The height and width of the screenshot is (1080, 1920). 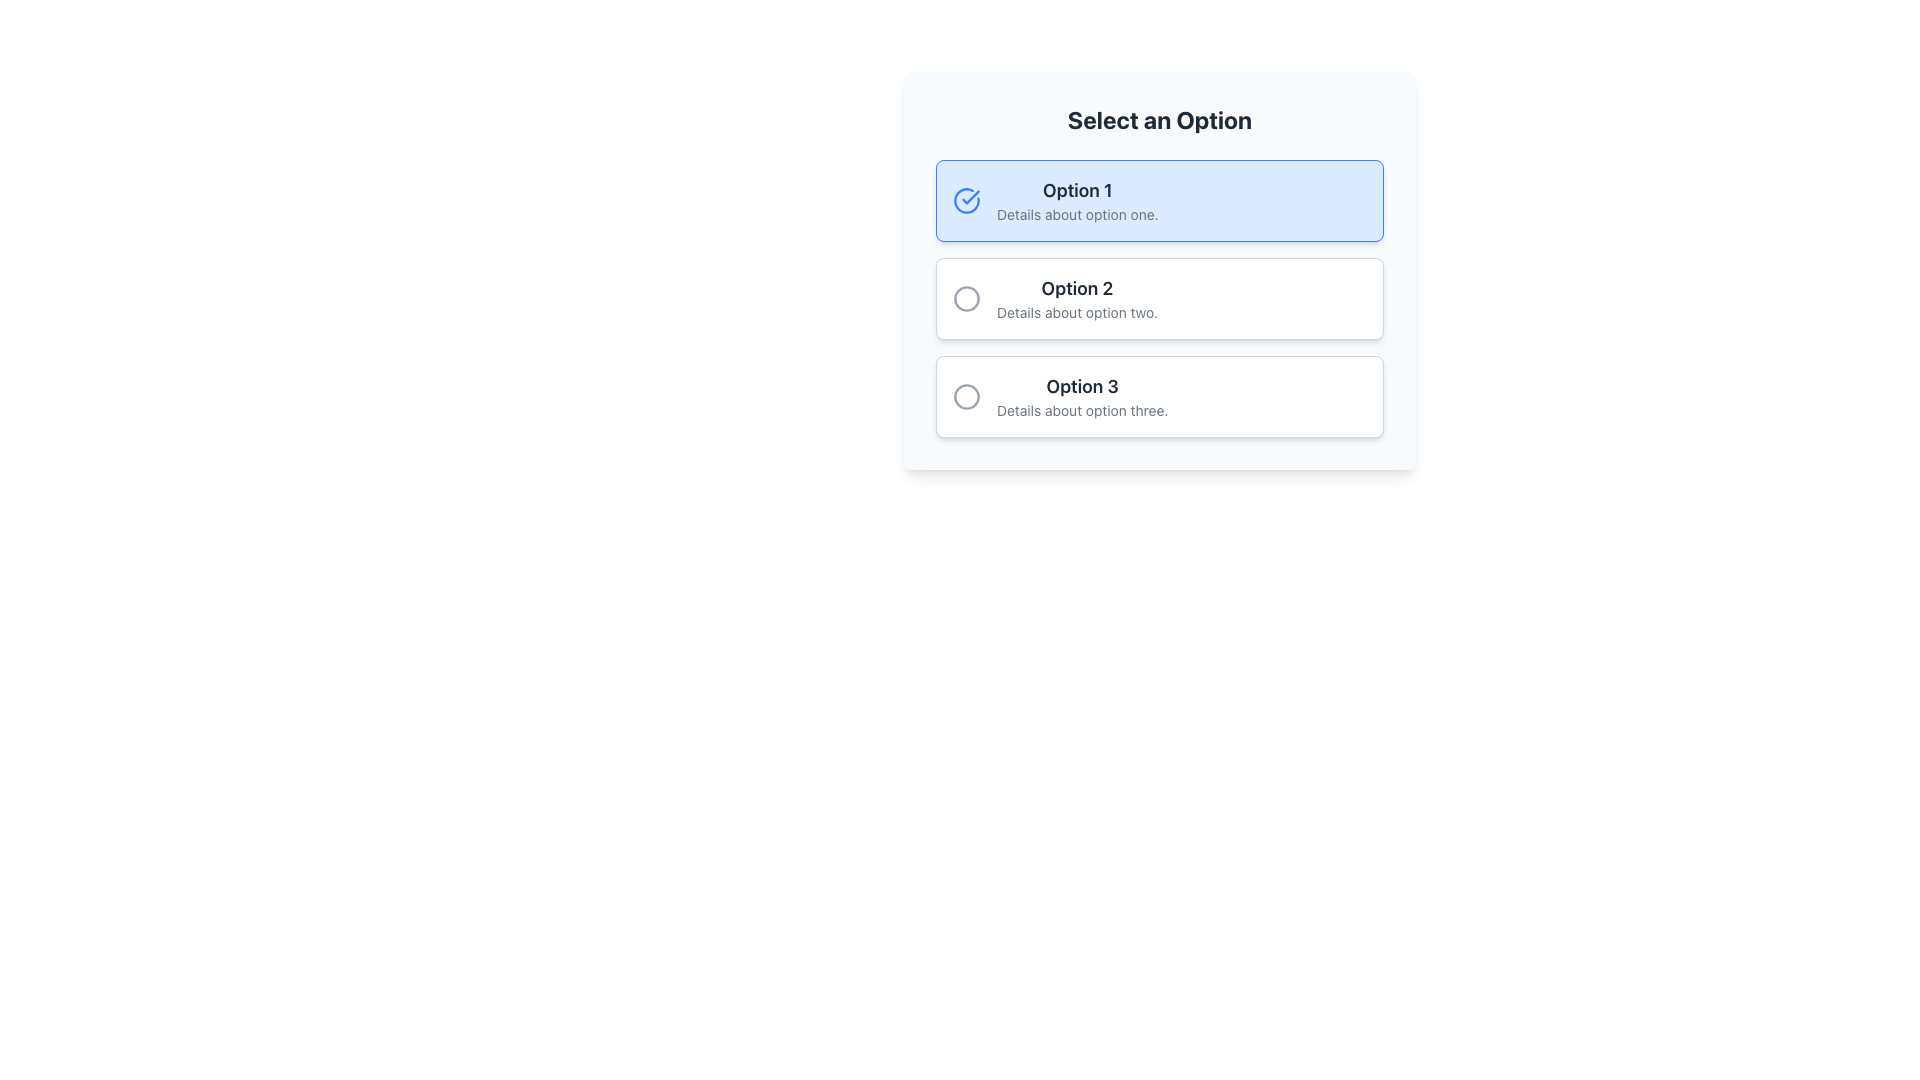 I want to click on the small text segment located below the title 'Option 1' in the selection menu, which provides additional details about the option, so click(x=1076, y=215).